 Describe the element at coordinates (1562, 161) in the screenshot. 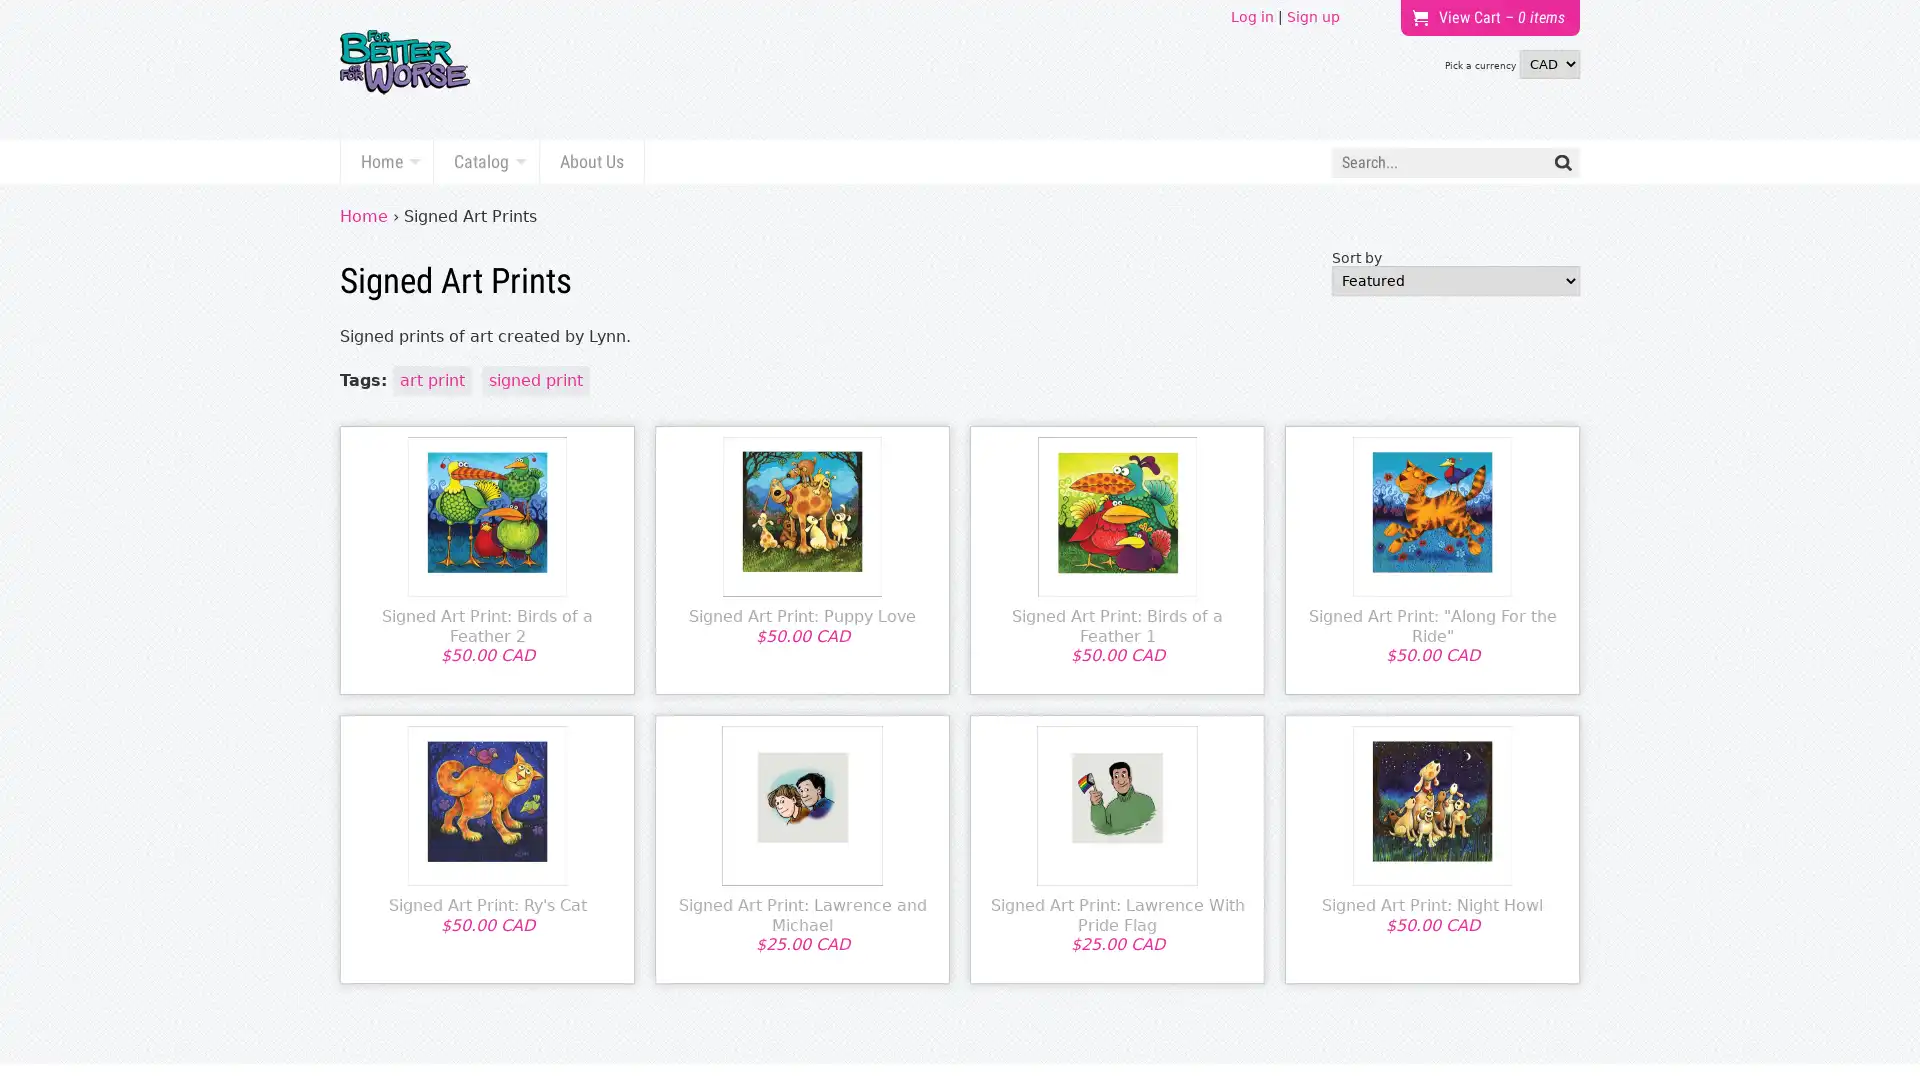

I see `Search` at that location.